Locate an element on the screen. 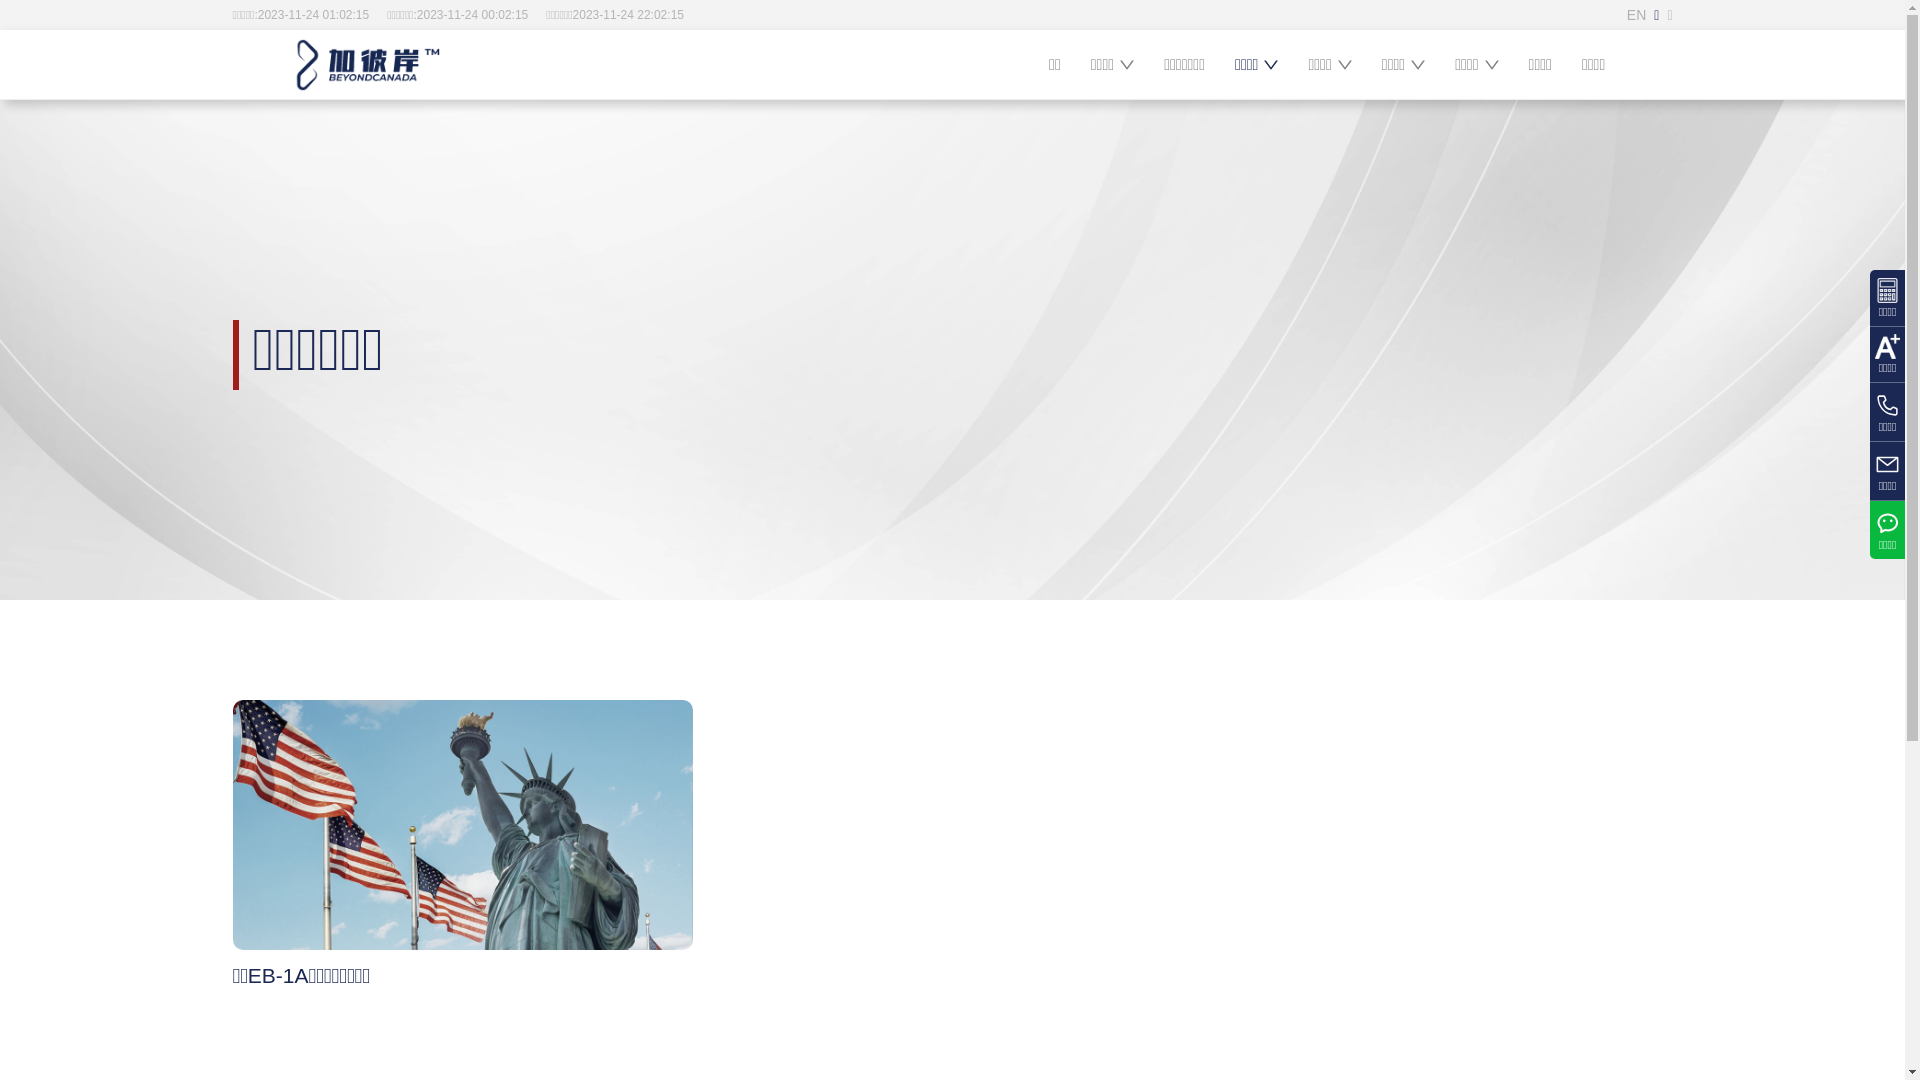 The height and width of the screenshot is (1080, 1920). 'EN' is located at coordinates (1627, 14).